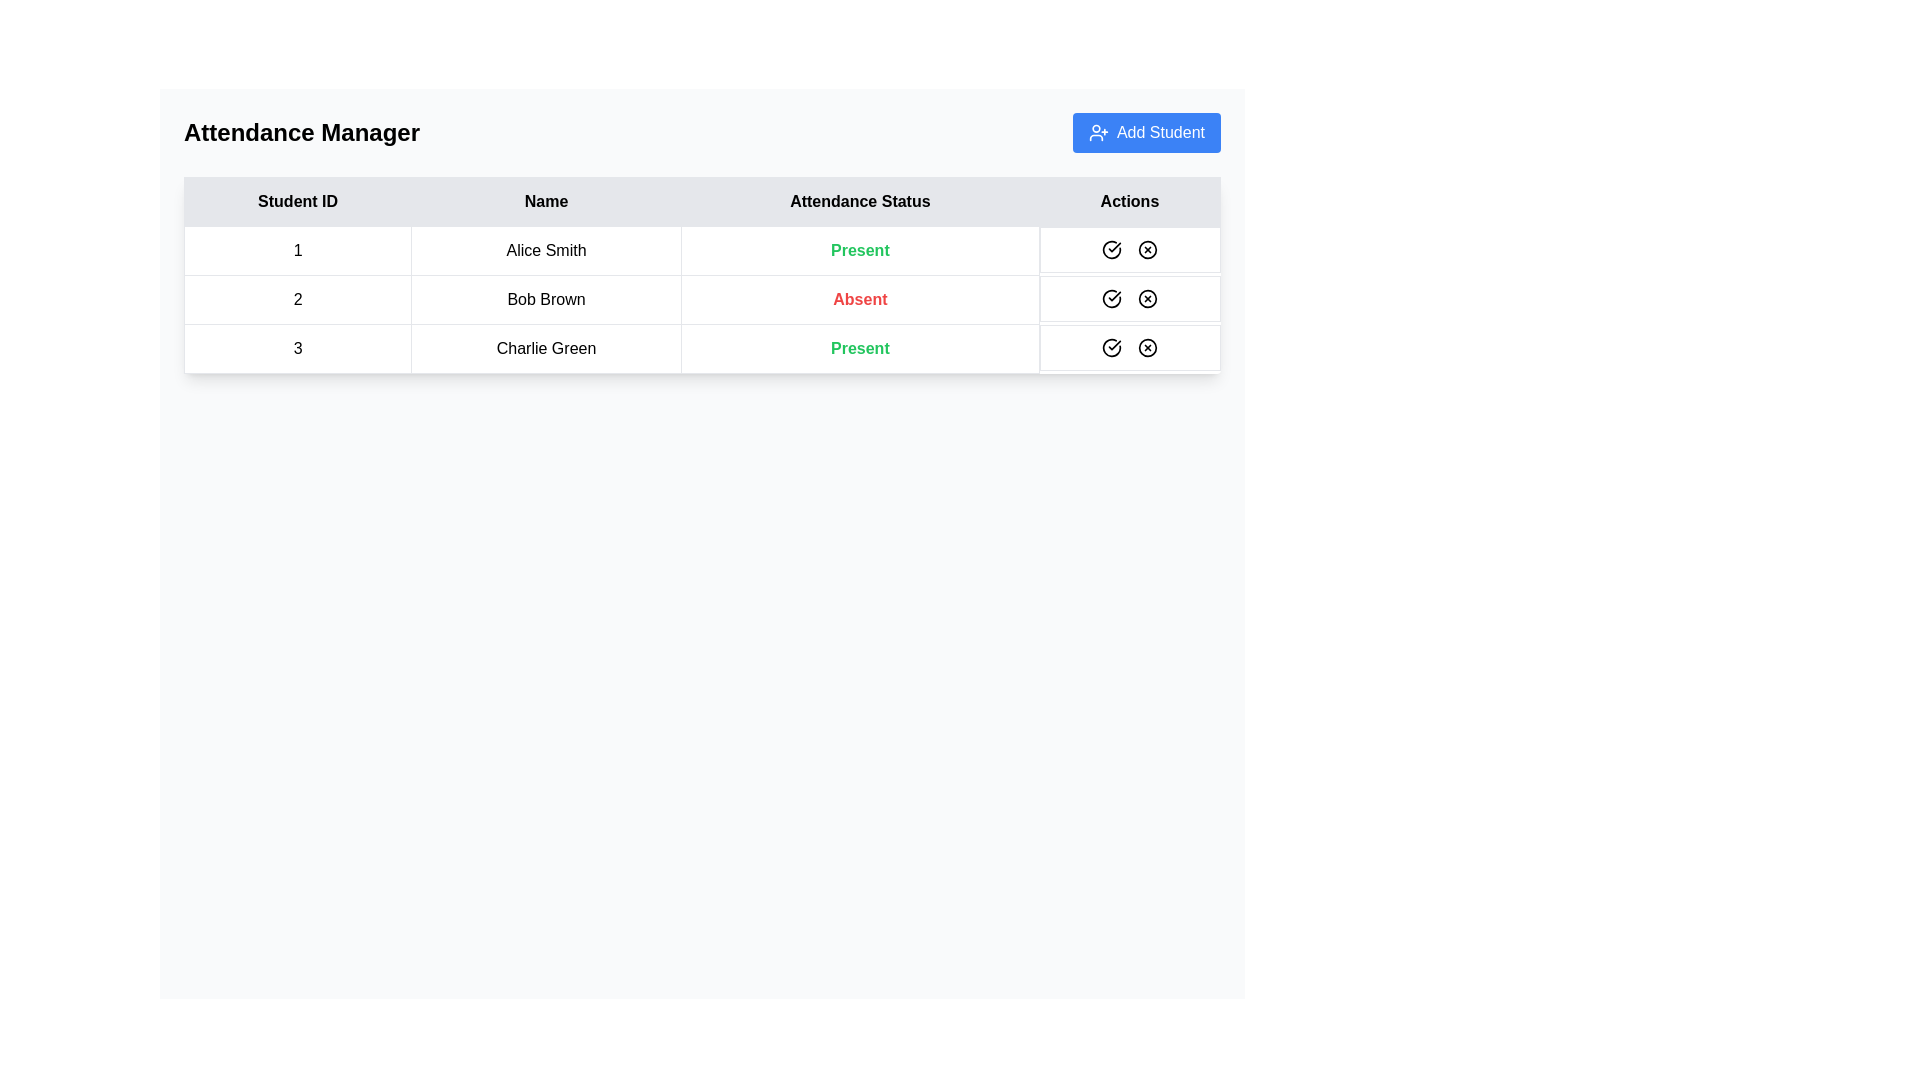 This screenshot has height=1080, width=1920. What do you see at coordinates (297, 201) in the screenshot?
I see `the table header element that serves as the label for the column displaying student identifiers, positioned to the left of other headers` at bounding box center [297, 201].